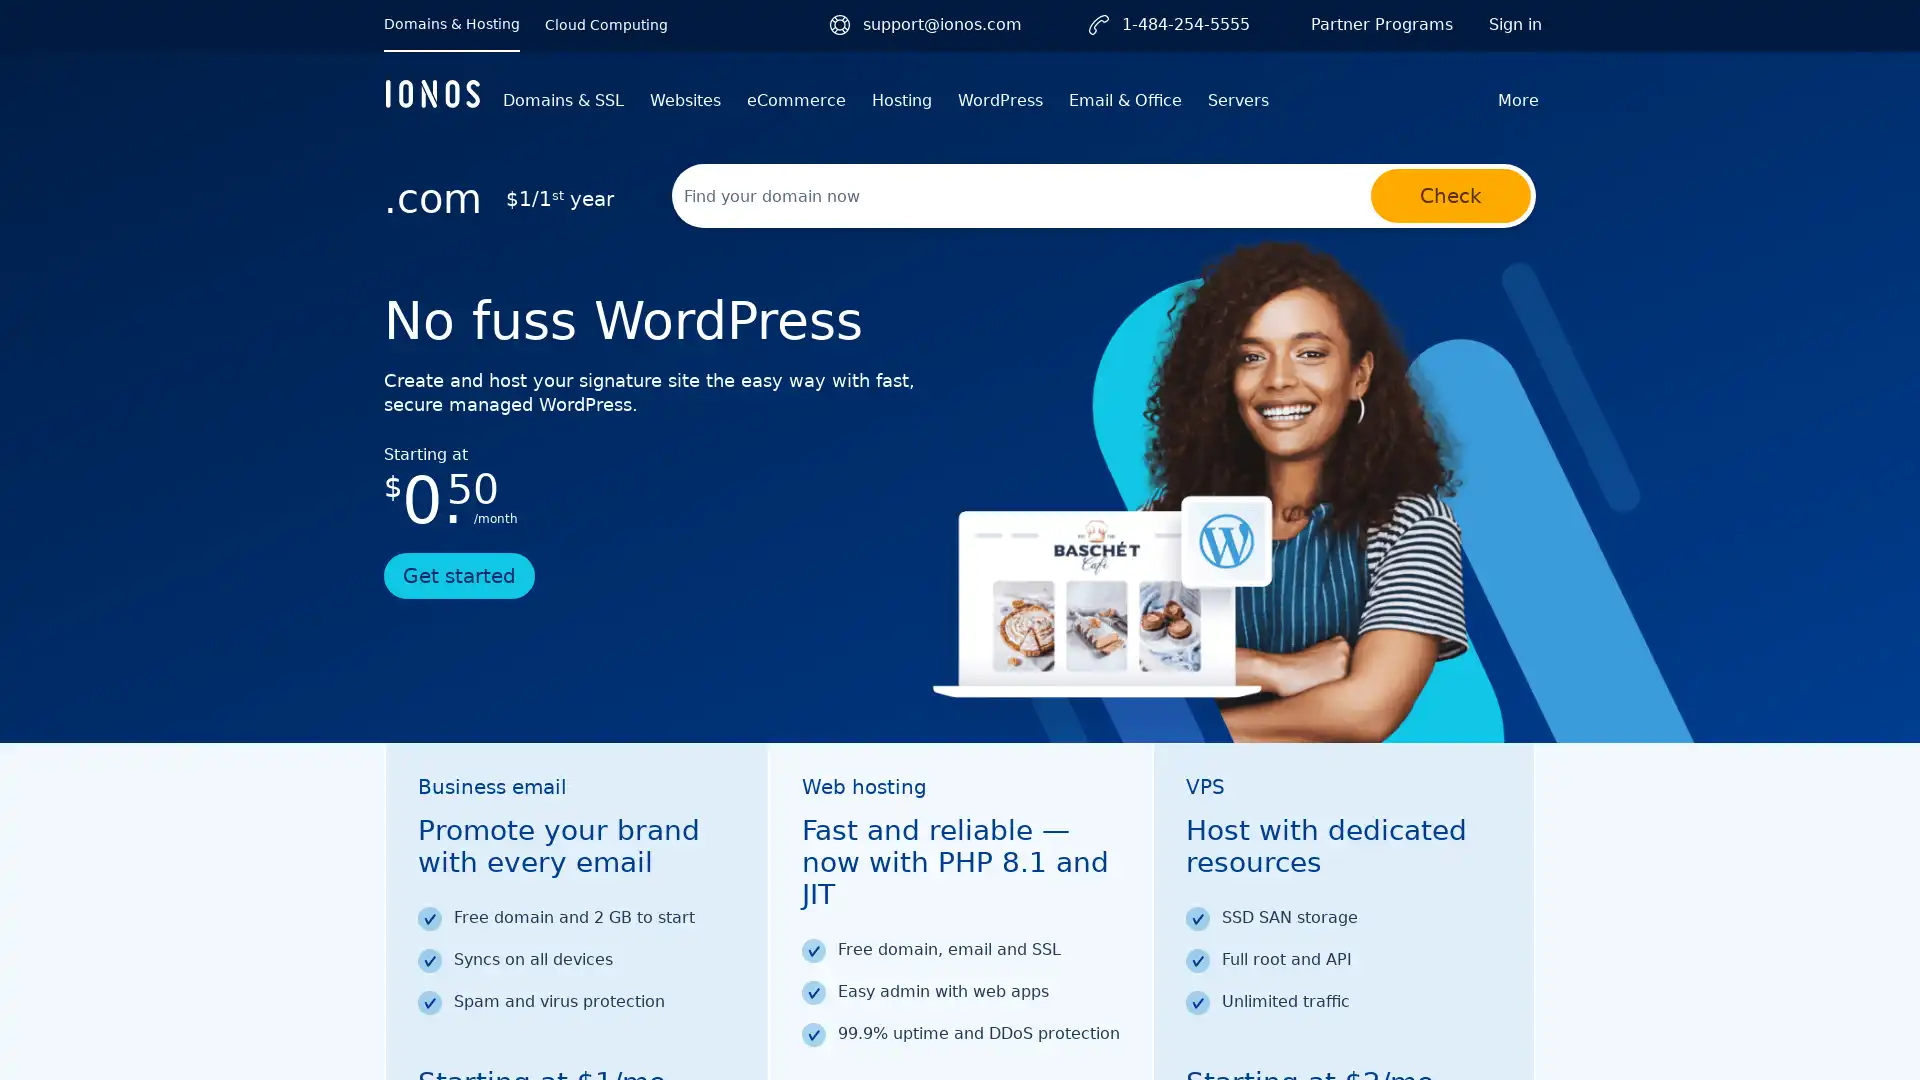 This screenshot has width=1920, height=1080. I want to click on Websites, so click(685, 100).